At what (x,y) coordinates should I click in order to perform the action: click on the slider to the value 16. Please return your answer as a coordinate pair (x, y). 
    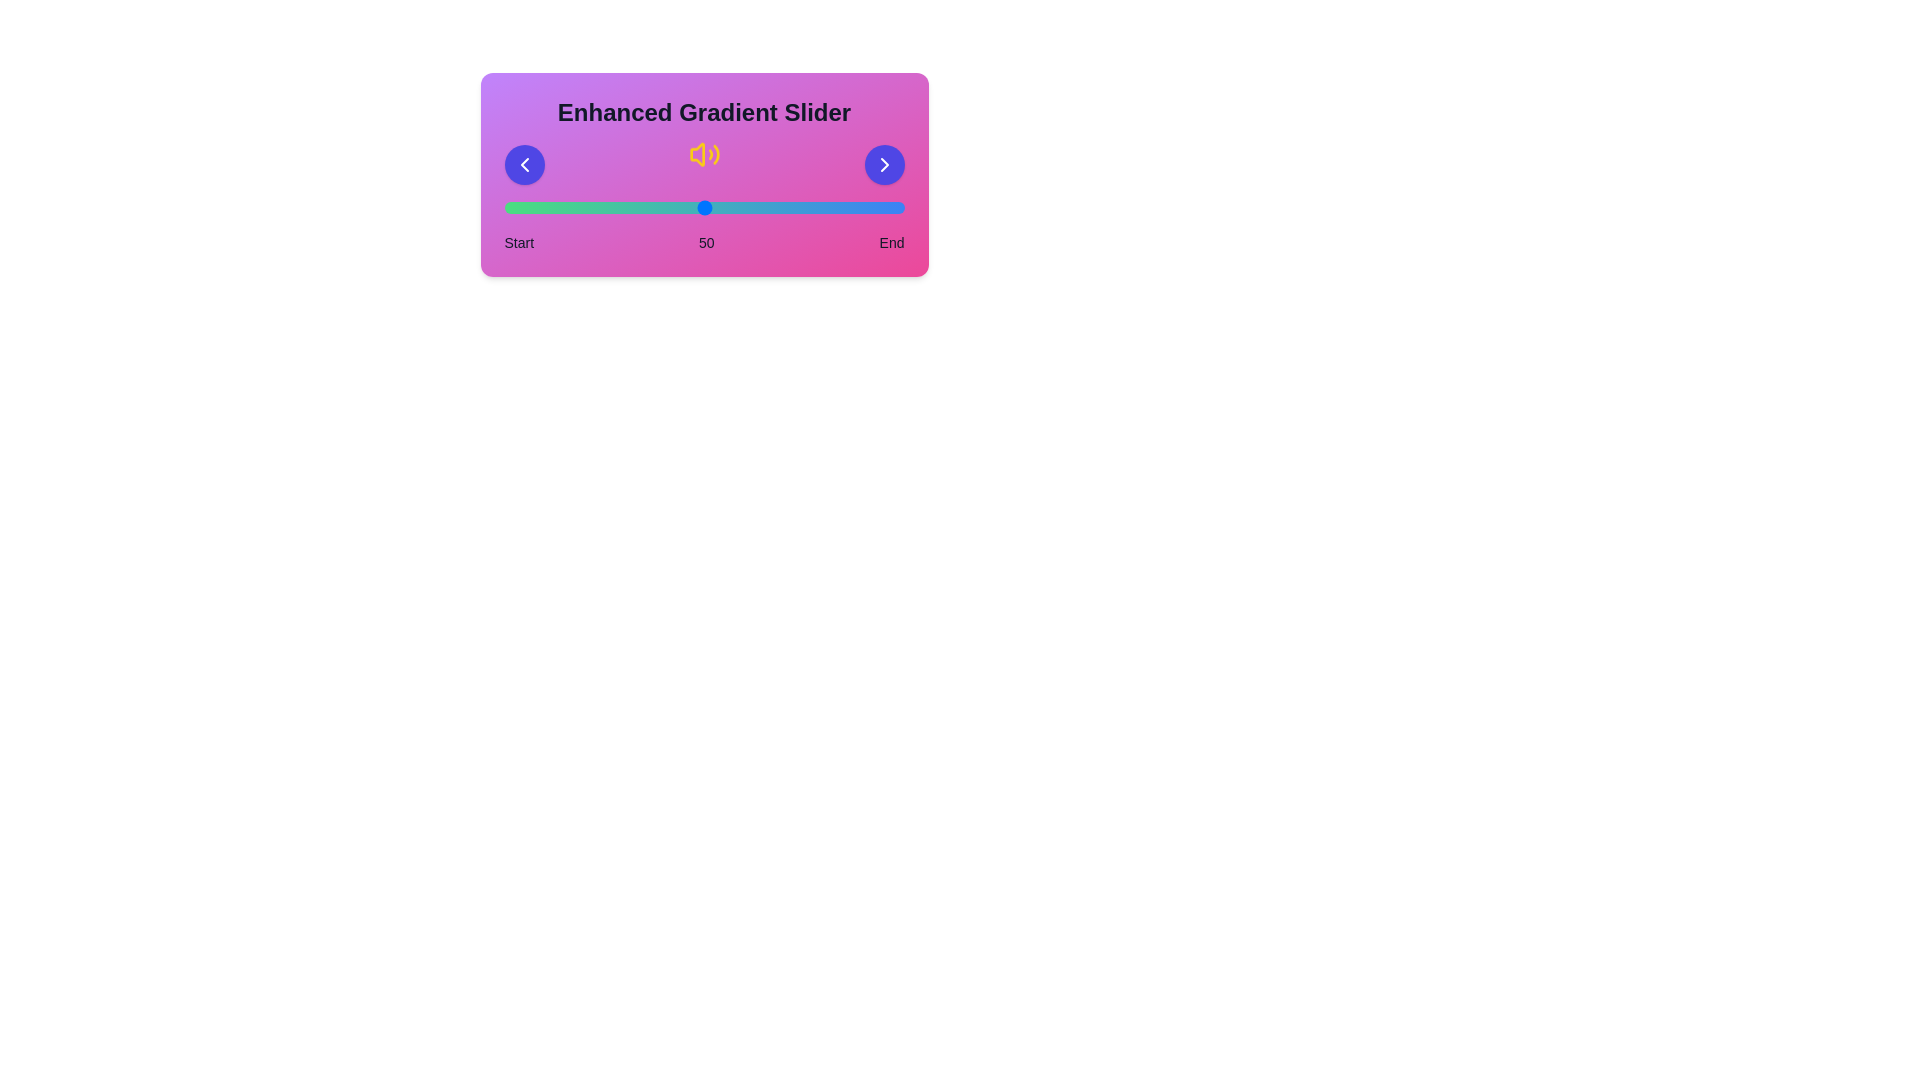
    Looking at the image, I should click on (567, 208).